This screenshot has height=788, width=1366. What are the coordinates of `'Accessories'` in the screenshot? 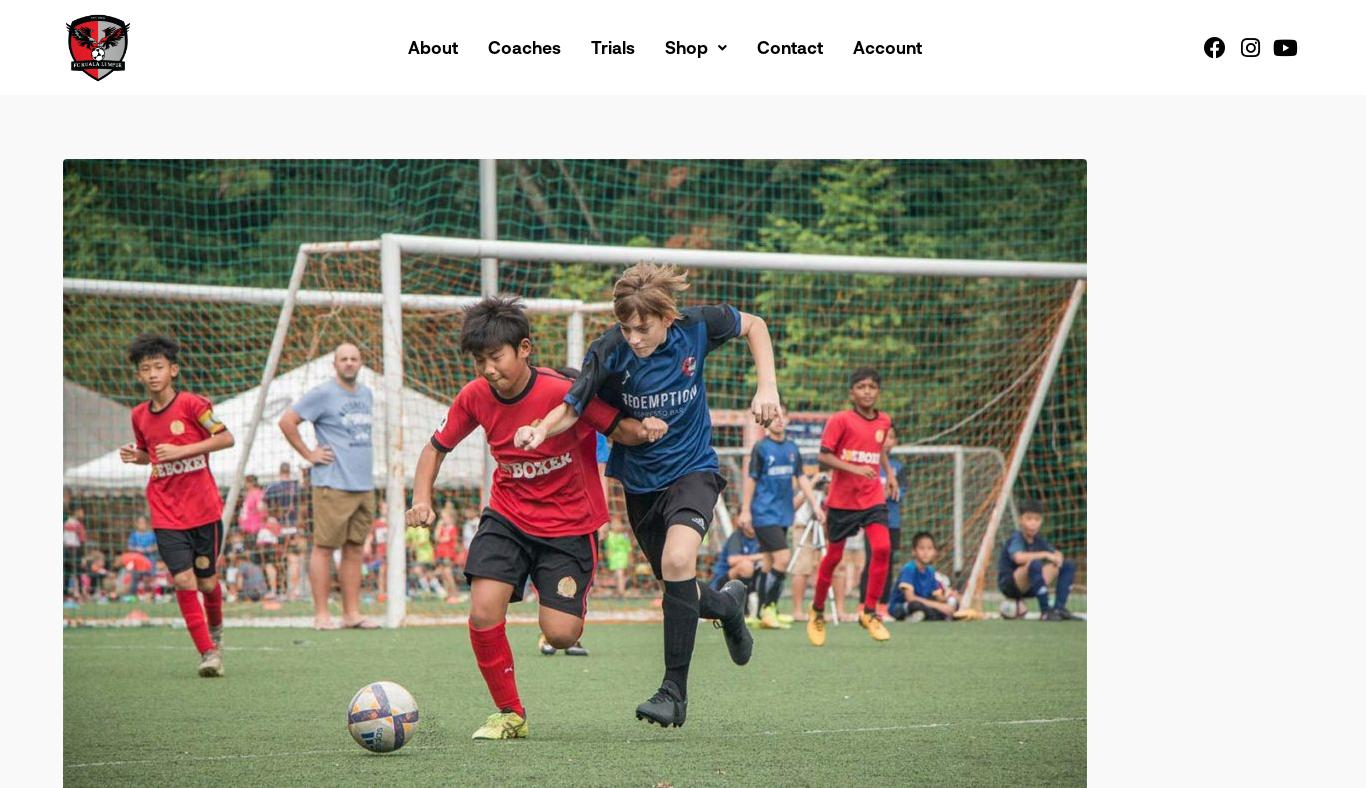 It's located at (735, 189).